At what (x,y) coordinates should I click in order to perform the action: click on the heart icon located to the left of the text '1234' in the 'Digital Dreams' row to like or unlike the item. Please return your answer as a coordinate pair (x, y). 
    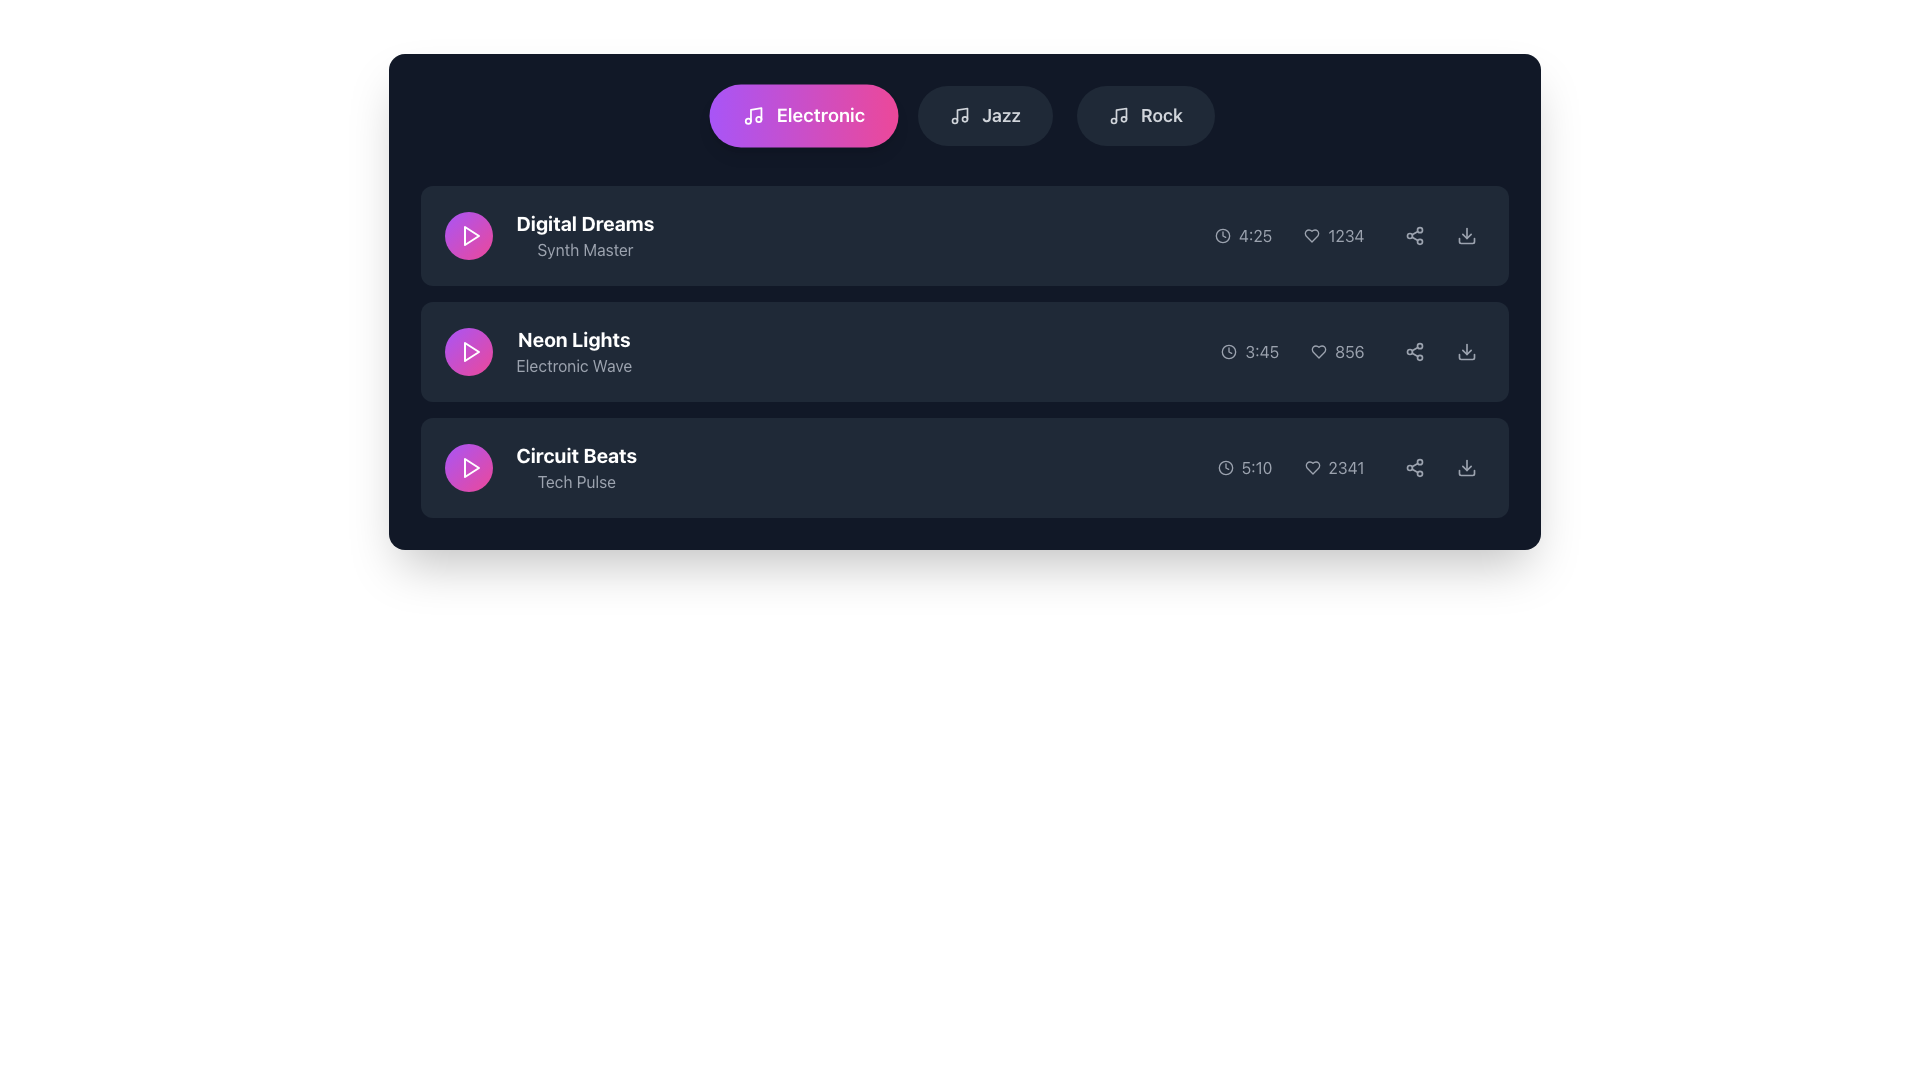
    Looking at the image, I should click on (1312, 234).